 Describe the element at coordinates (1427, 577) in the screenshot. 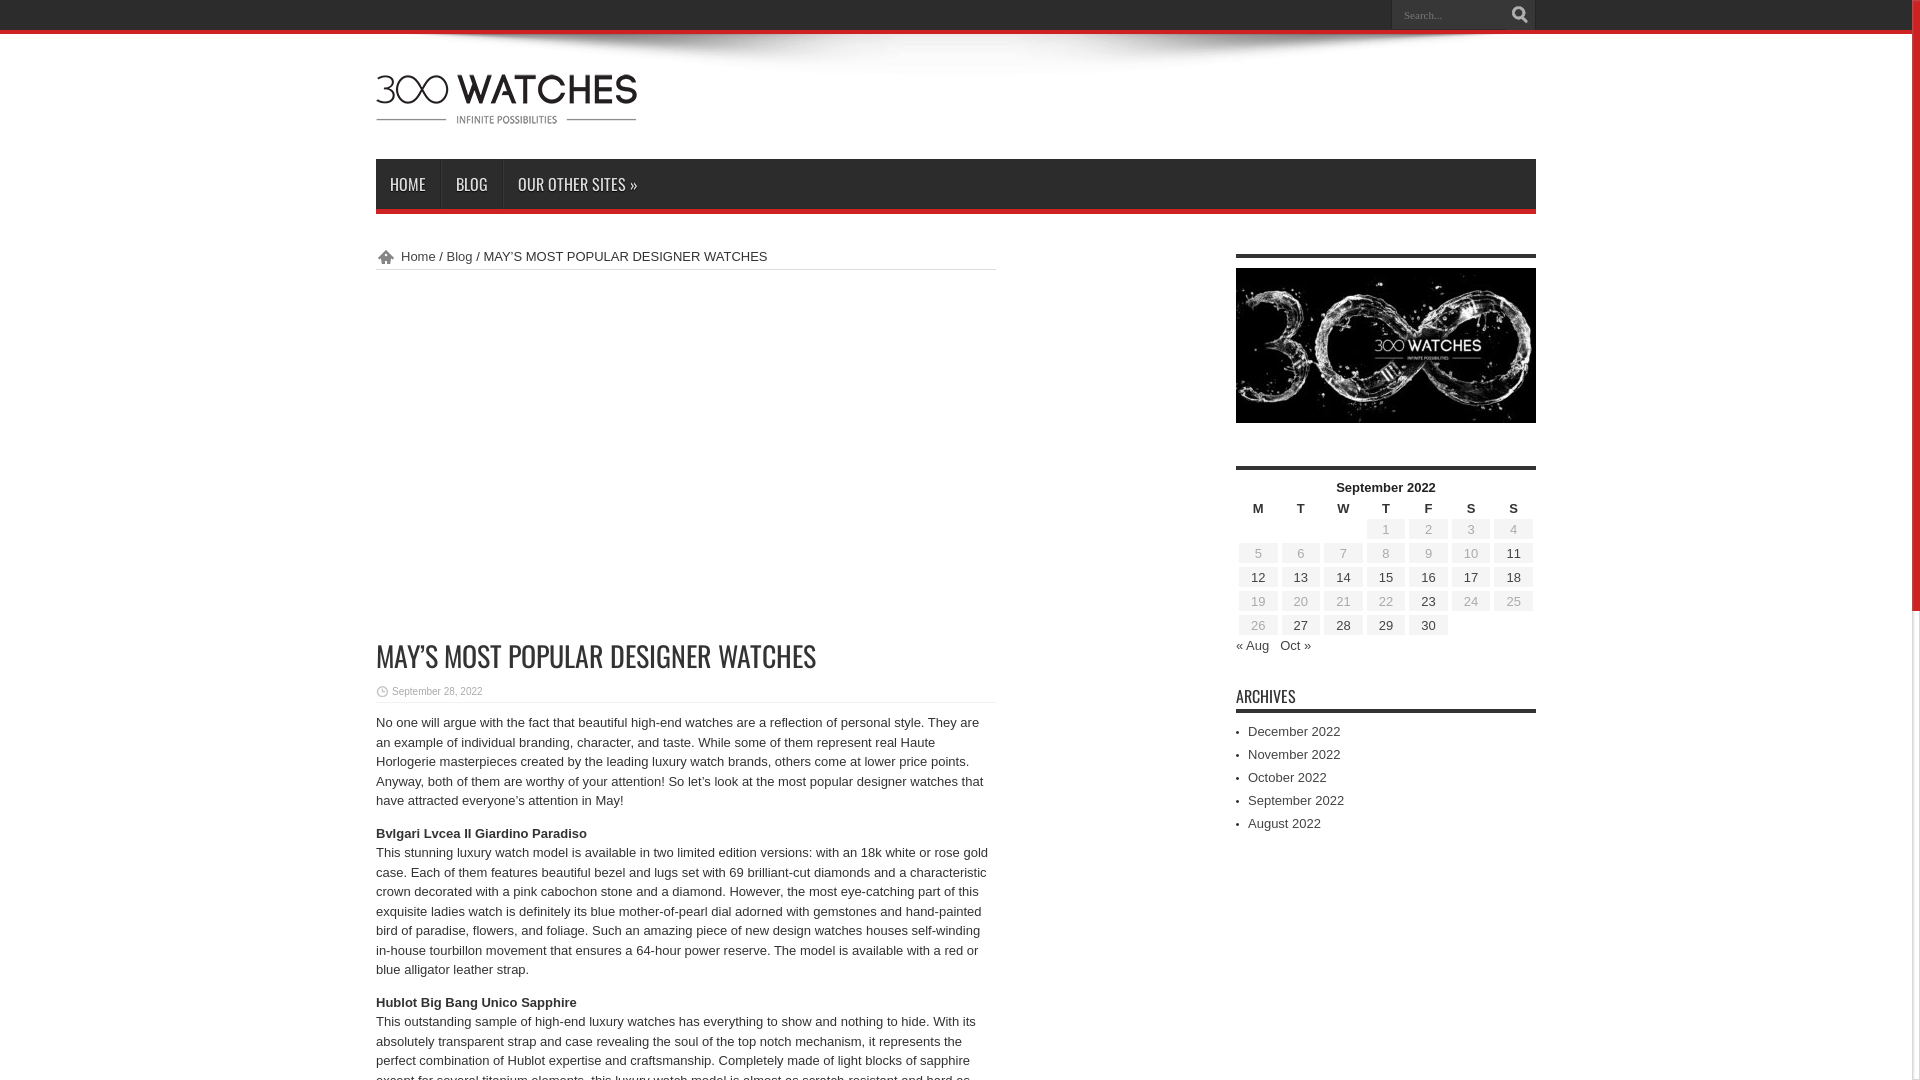

I see `'16'` at that location.